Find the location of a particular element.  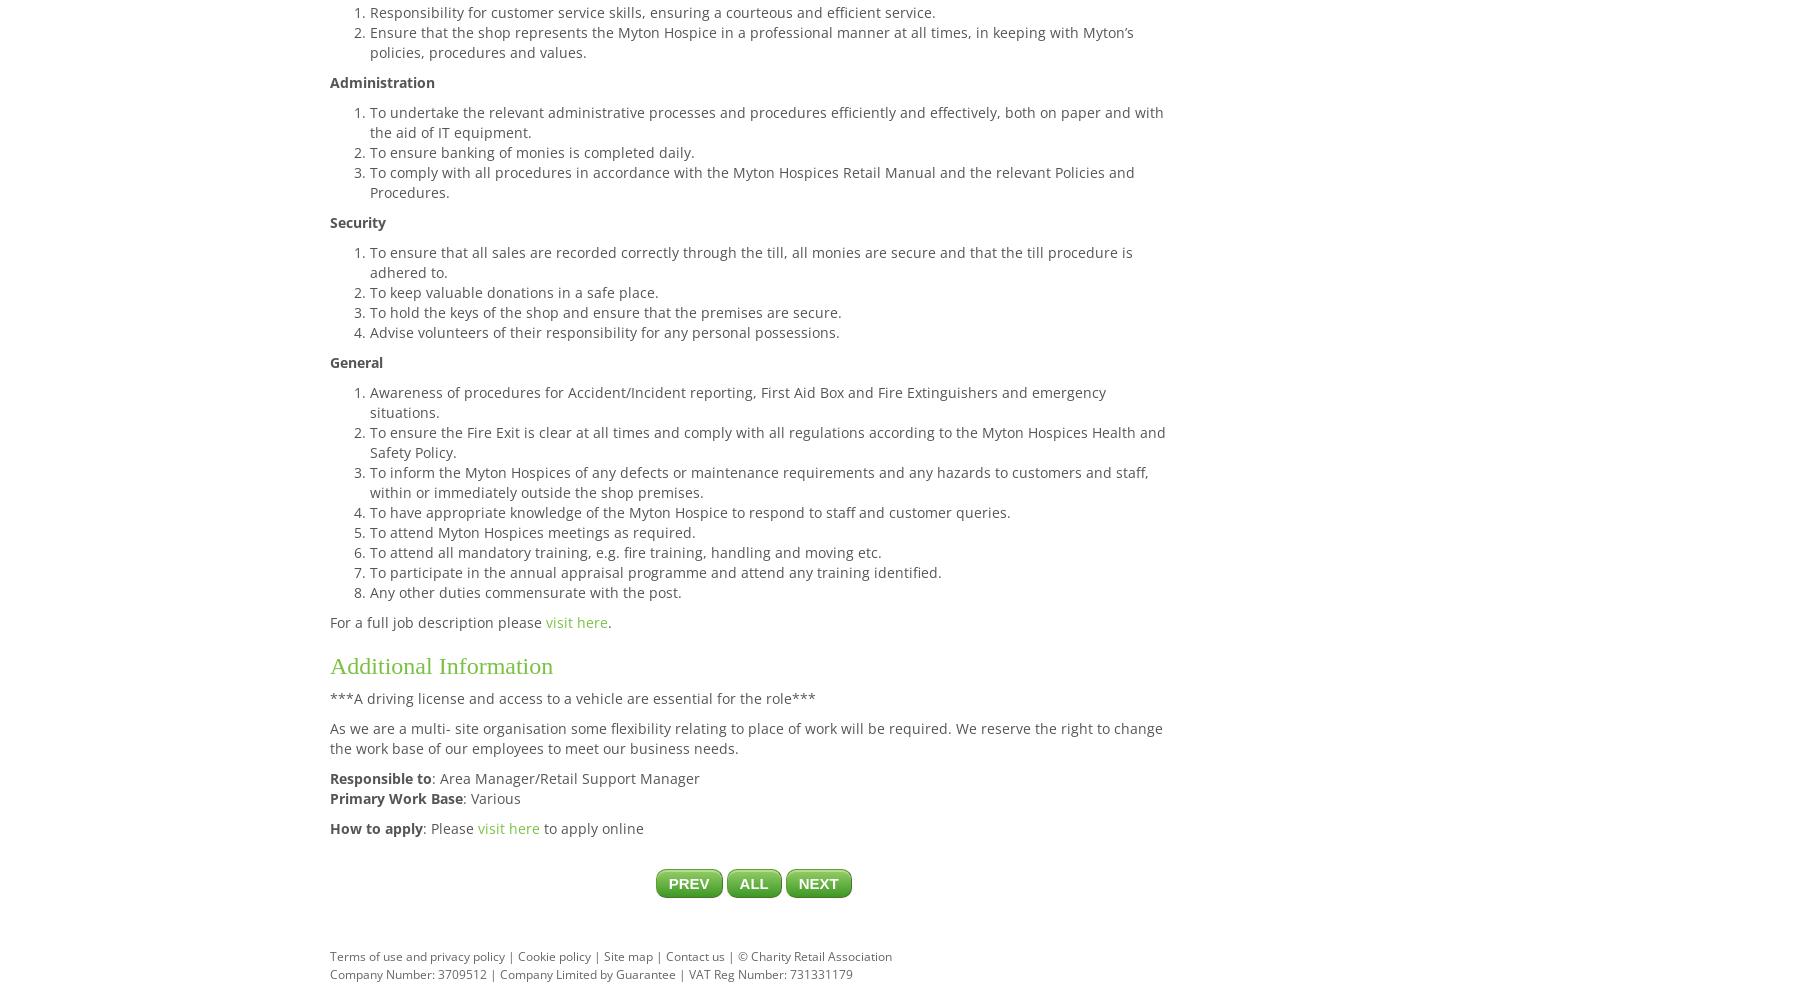

'Any other duties commensurate with the post.' is located at coordinates (370, 591).